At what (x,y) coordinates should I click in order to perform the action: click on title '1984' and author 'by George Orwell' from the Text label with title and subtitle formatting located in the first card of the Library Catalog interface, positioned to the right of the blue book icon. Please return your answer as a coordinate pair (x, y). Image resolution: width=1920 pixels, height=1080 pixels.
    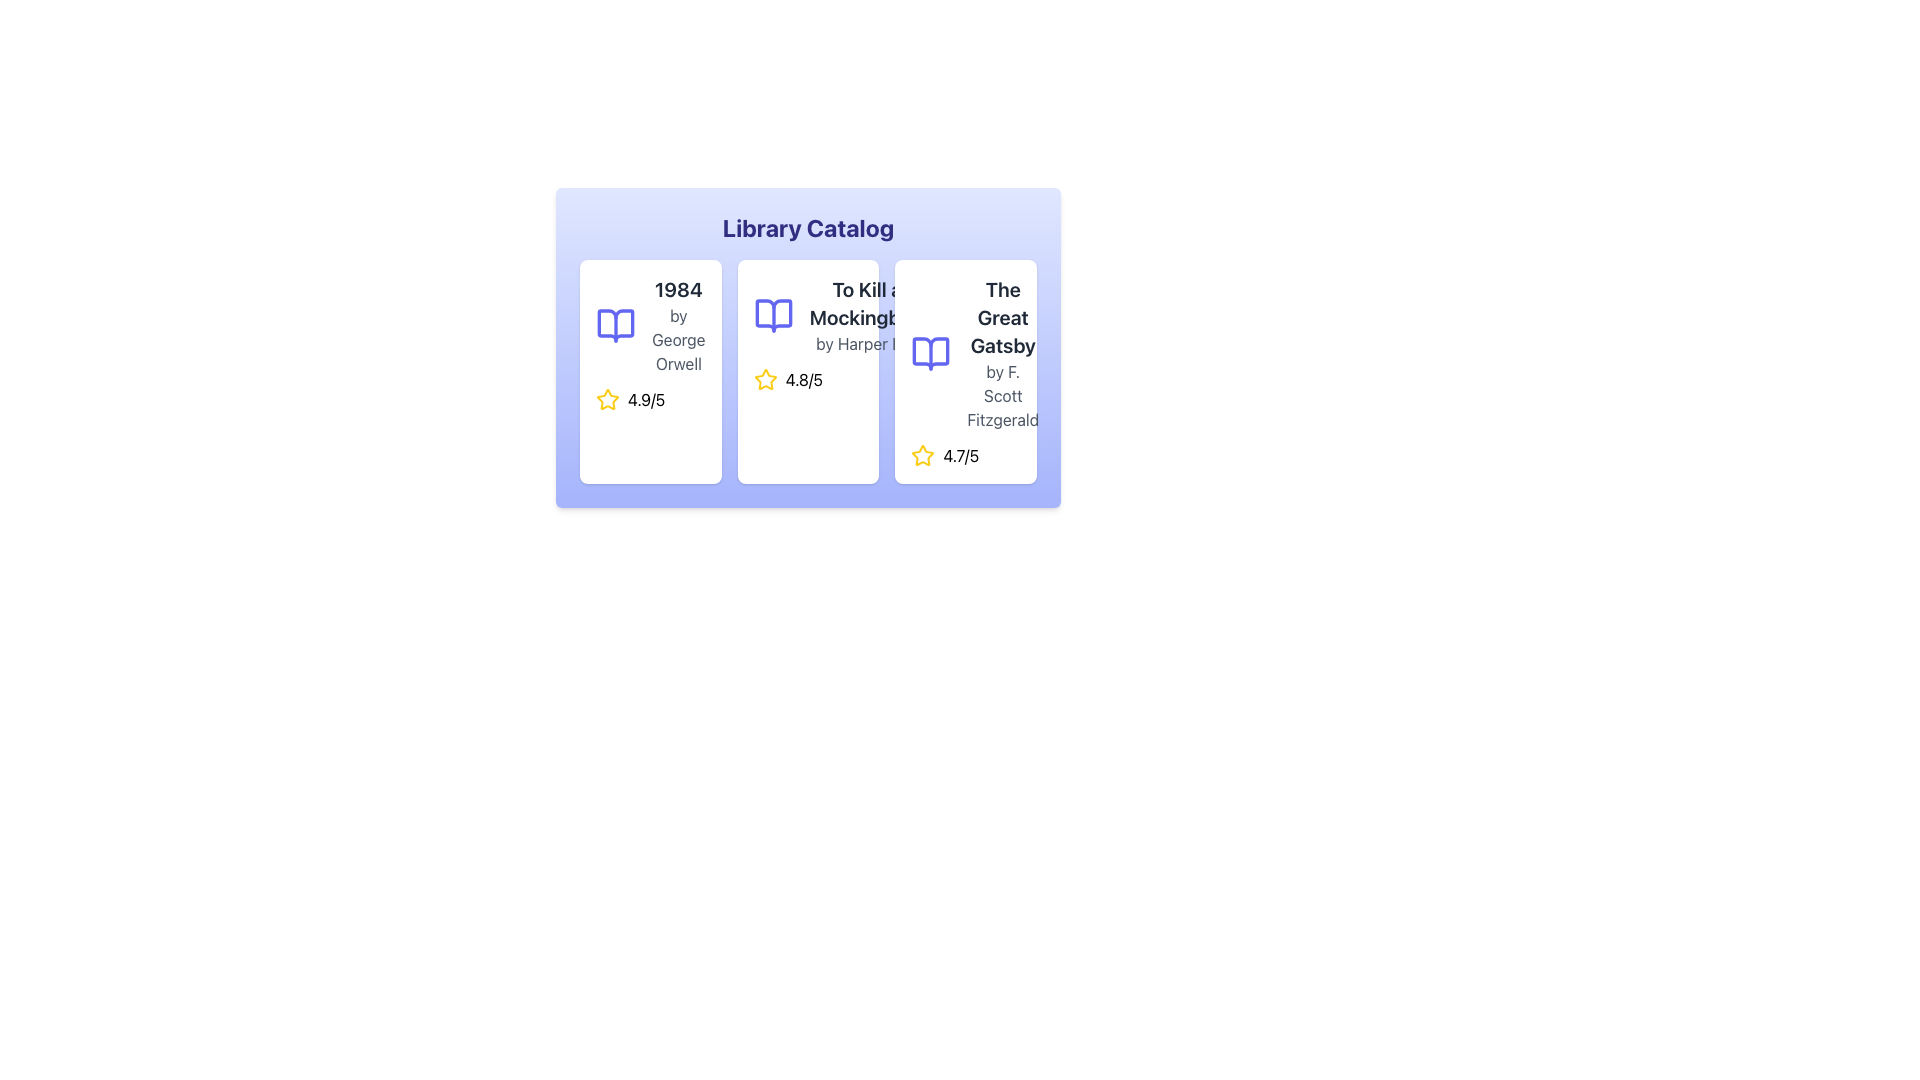
    Looking at the image, I should click on (650, 325).